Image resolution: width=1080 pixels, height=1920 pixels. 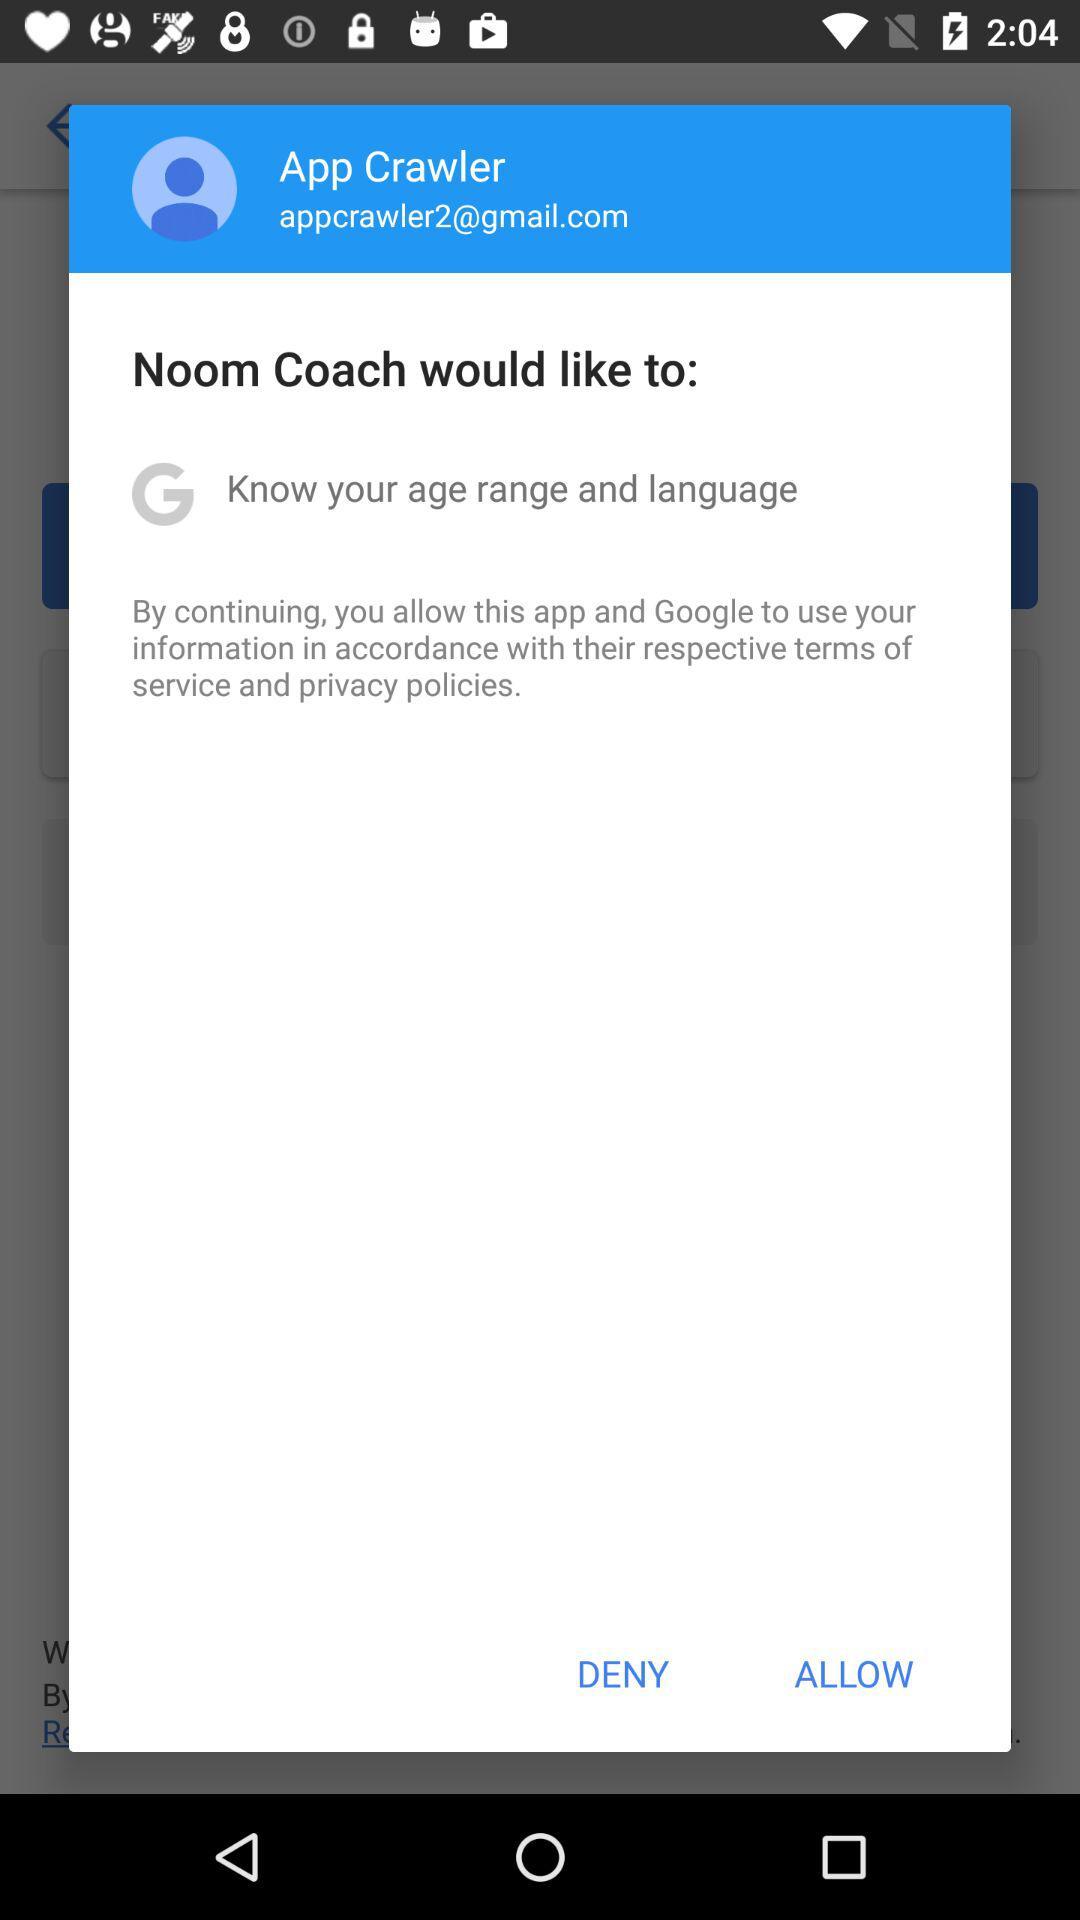 What do you see at coordinates (392, 164) in the screenshot?
I see `the icon above appcrawler2@gmail.com app` at bounding box center [392, 164].